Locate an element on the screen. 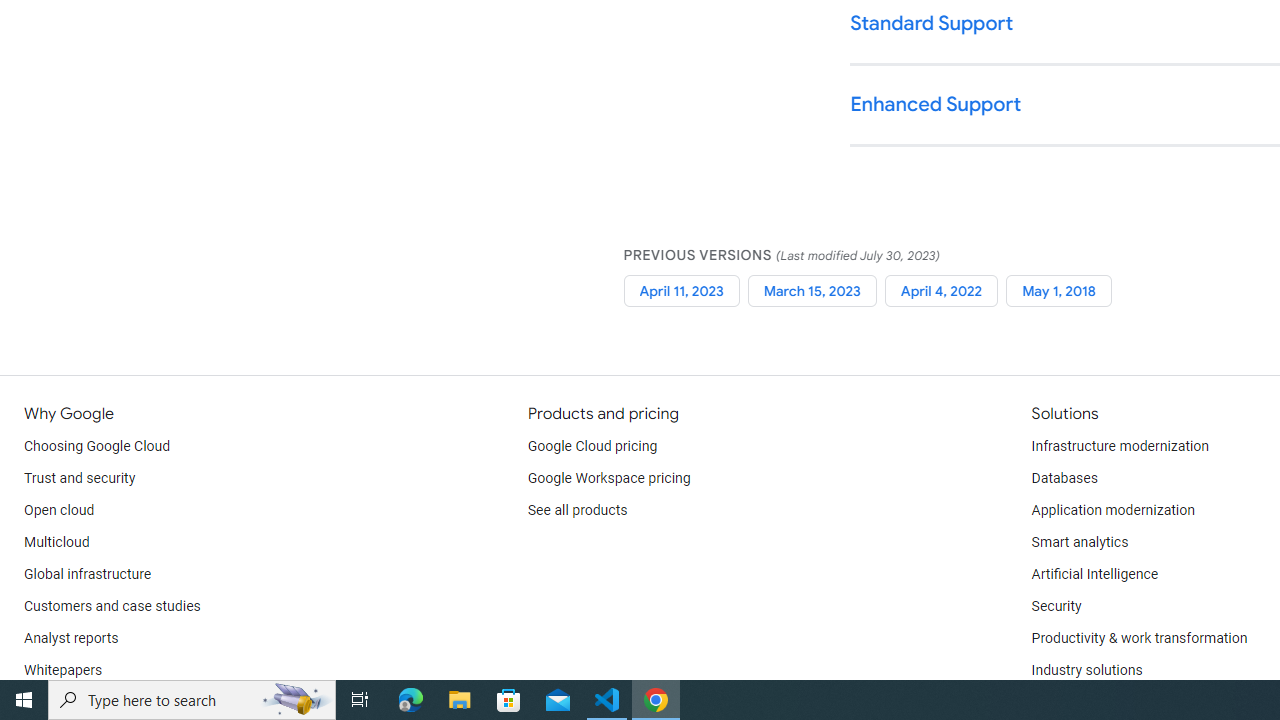 The image size is (1280, 720). 'Choosing Google Cloud' is located at coordinates (96, 446).